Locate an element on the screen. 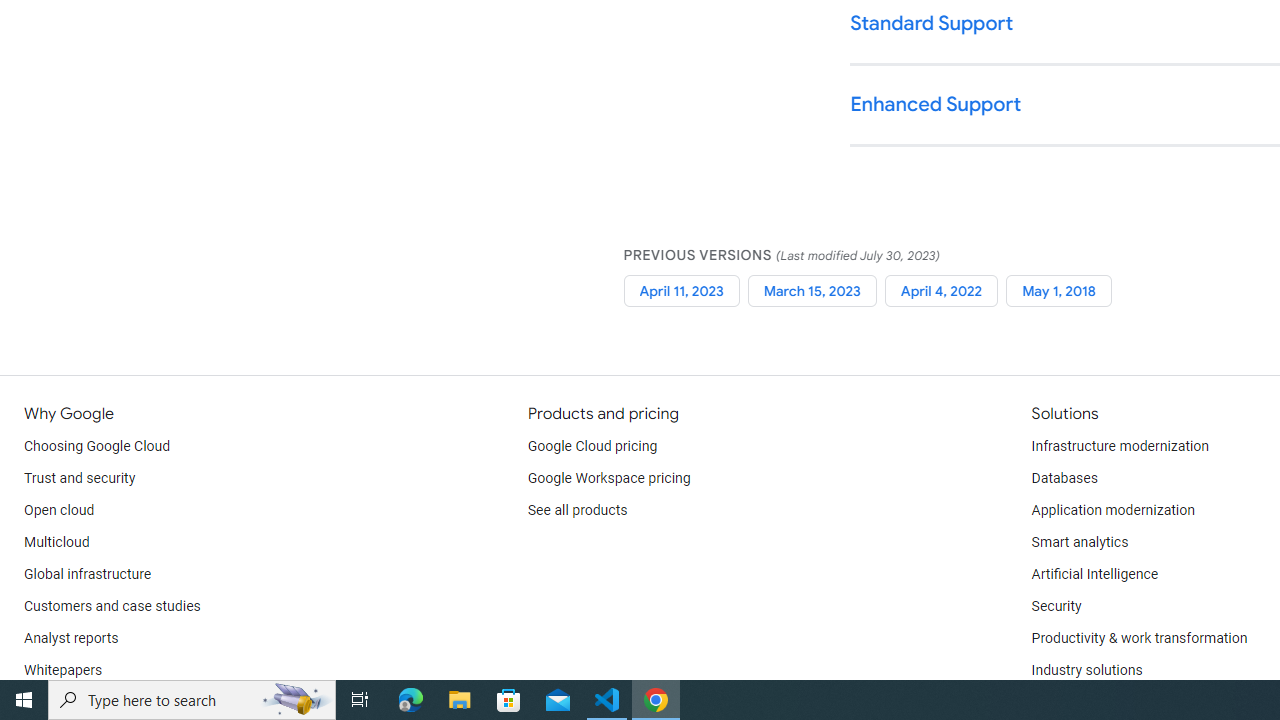 The image size is (1280, 720). 'Choosing Google Cloud' is located at coordinates (96, 446).